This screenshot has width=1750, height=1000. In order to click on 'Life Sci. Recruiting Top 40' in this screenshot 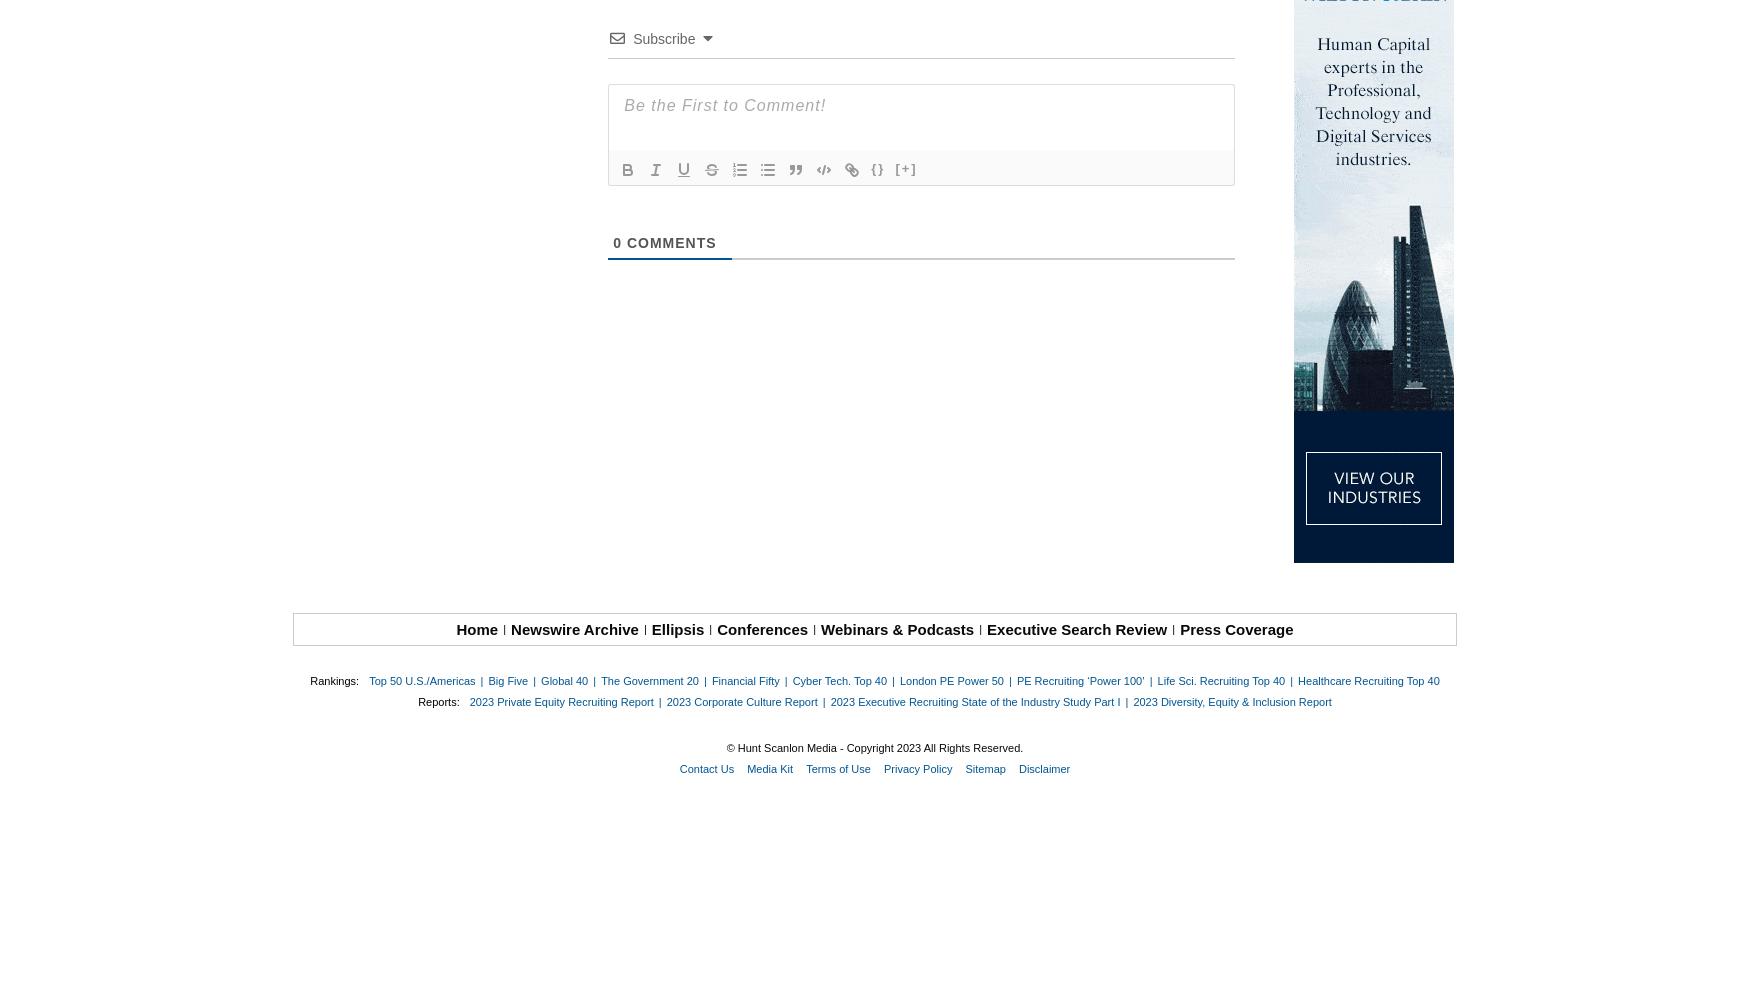, I will do `click(1220, 681)`.